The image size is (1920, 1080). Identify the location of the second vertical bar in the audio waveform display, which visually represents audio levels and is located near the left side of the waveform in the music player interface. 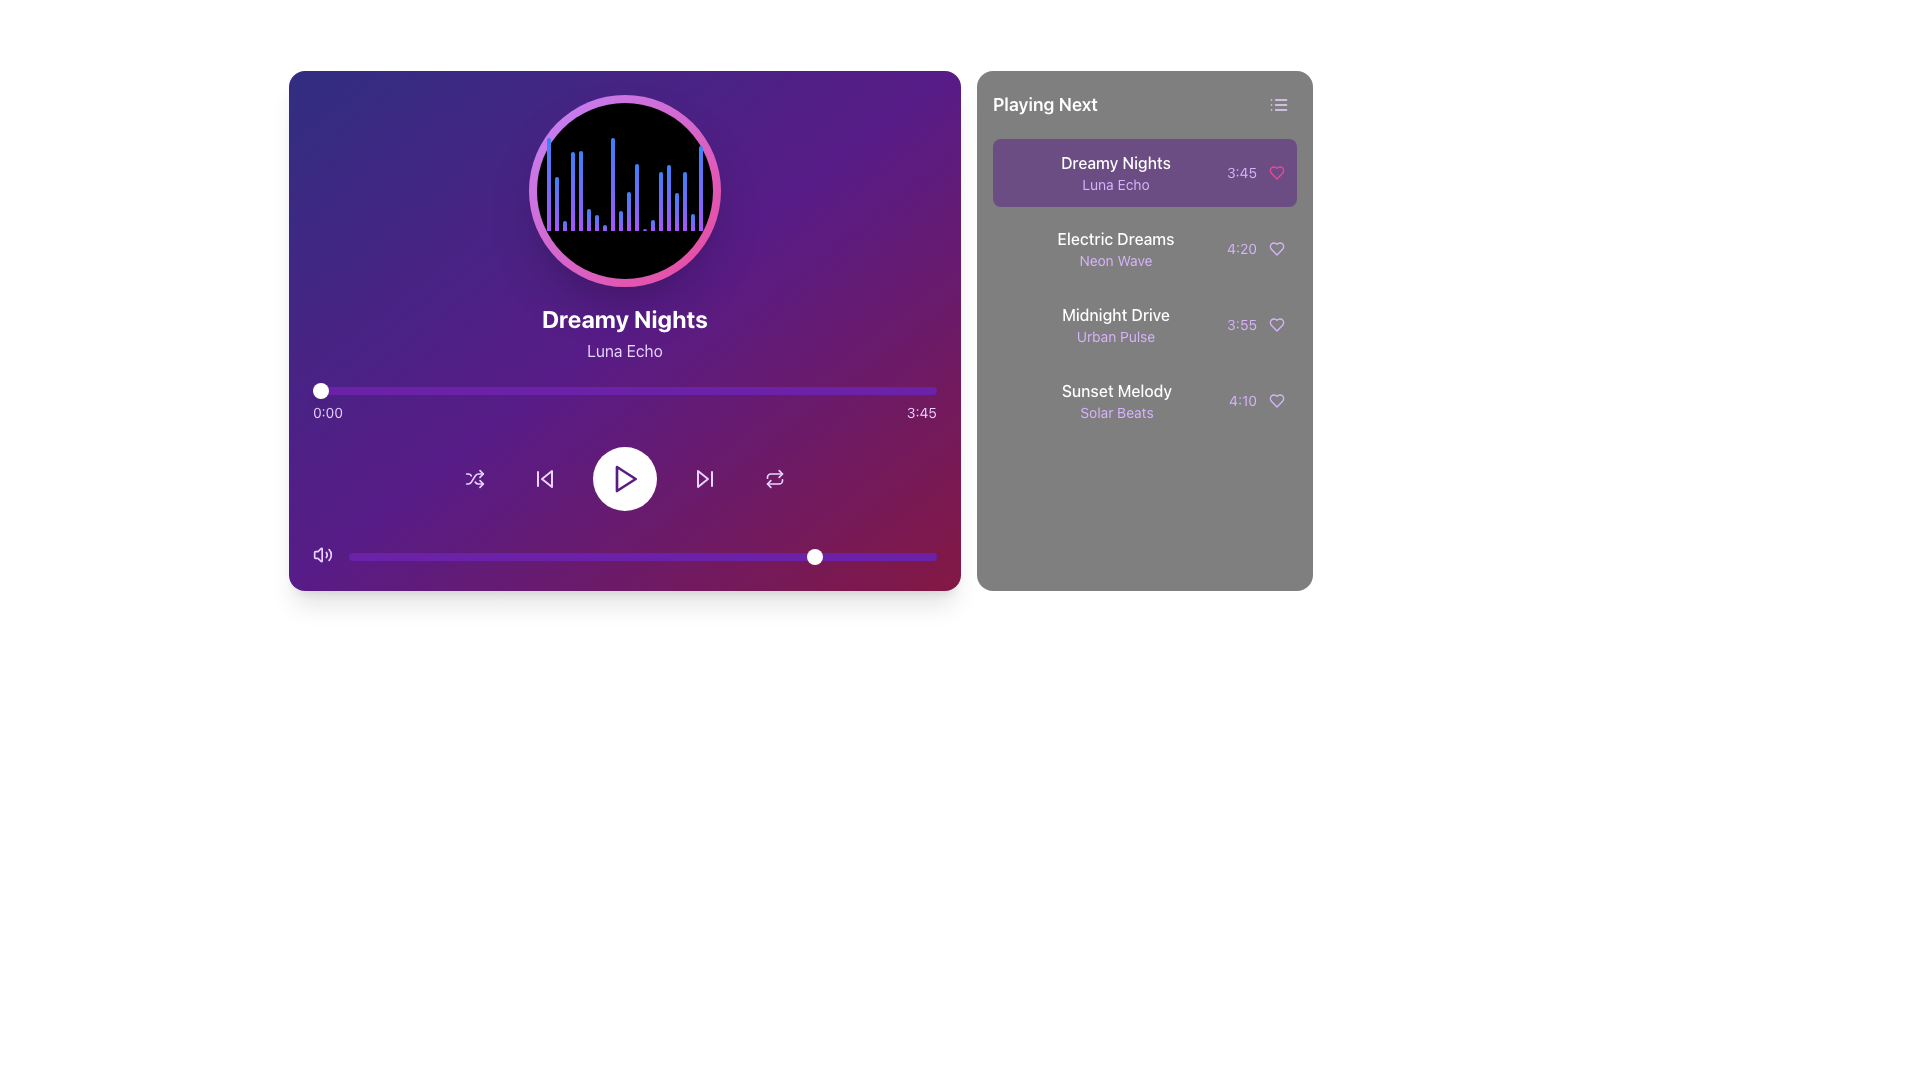
(556, 203).